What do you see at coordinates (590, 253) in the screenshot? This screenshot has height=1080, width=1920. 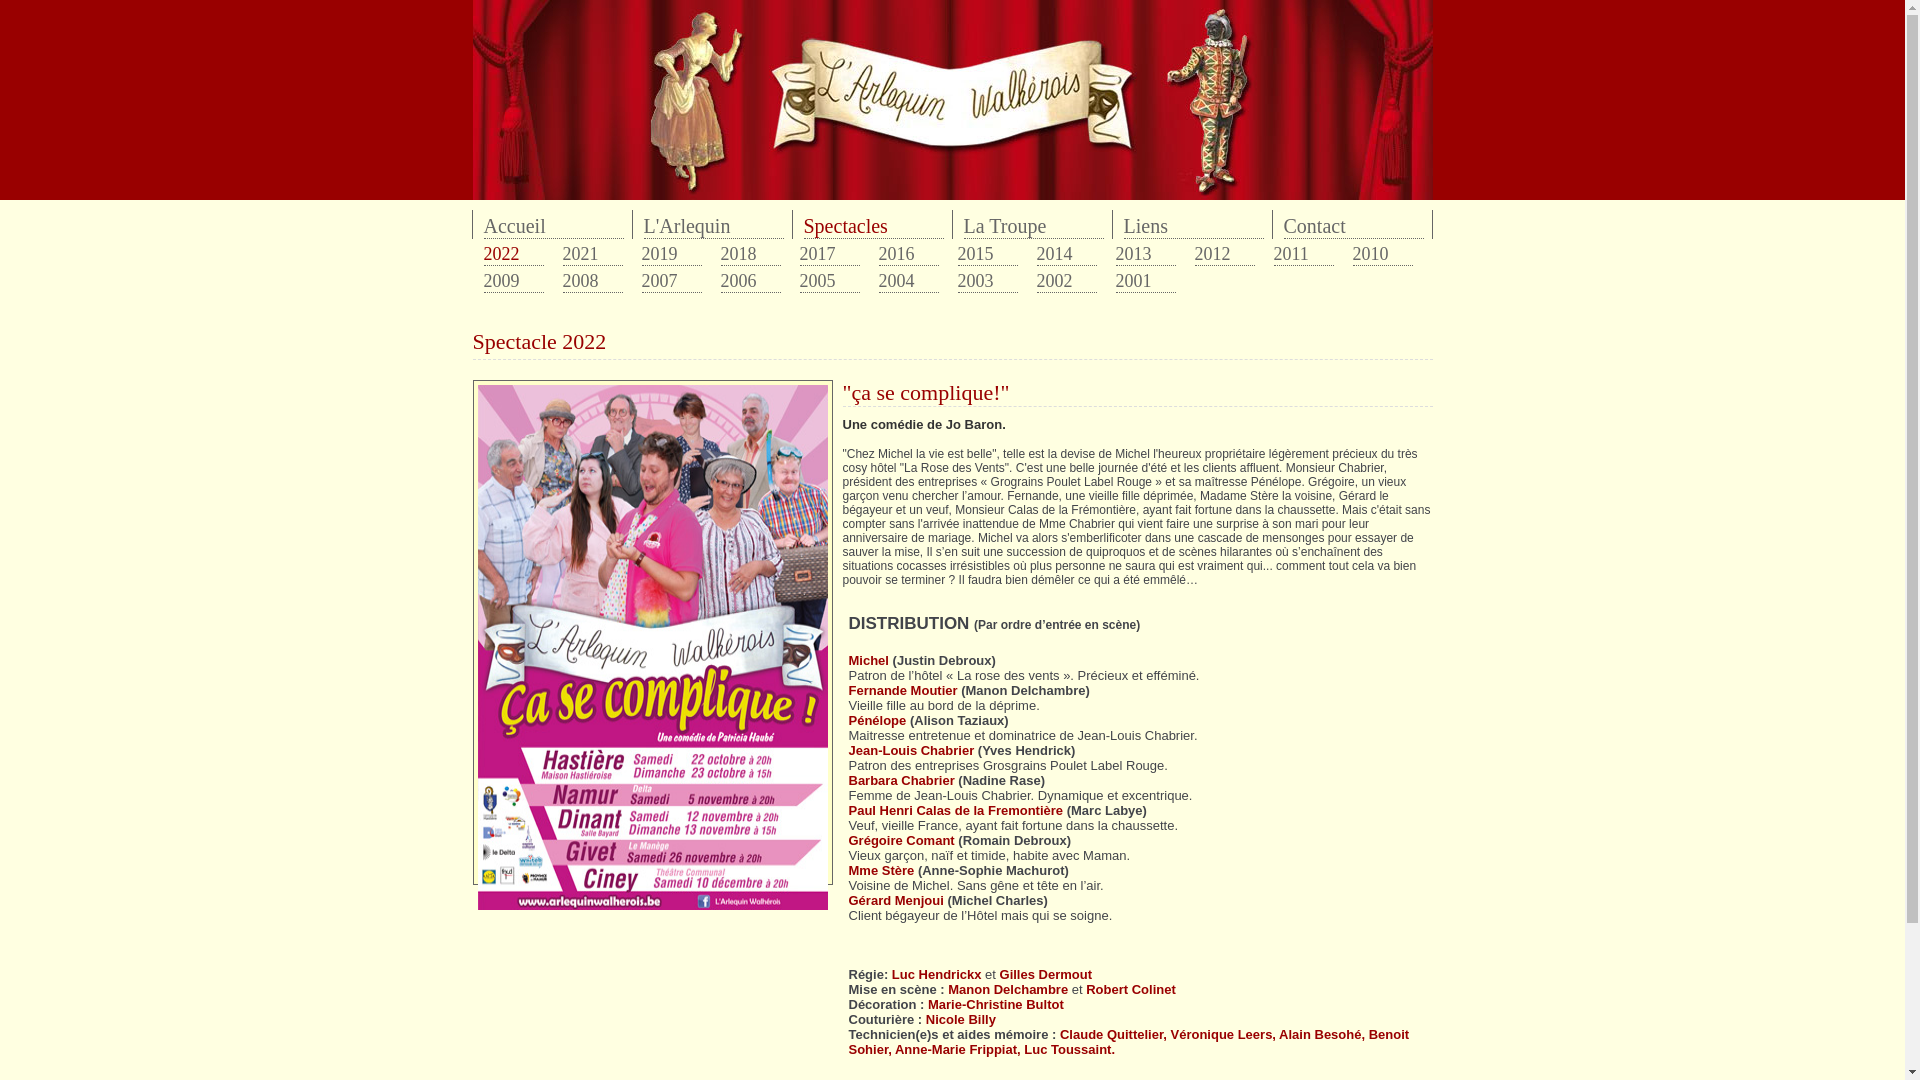 I see `'2021'` at bounding box center [590, 253].